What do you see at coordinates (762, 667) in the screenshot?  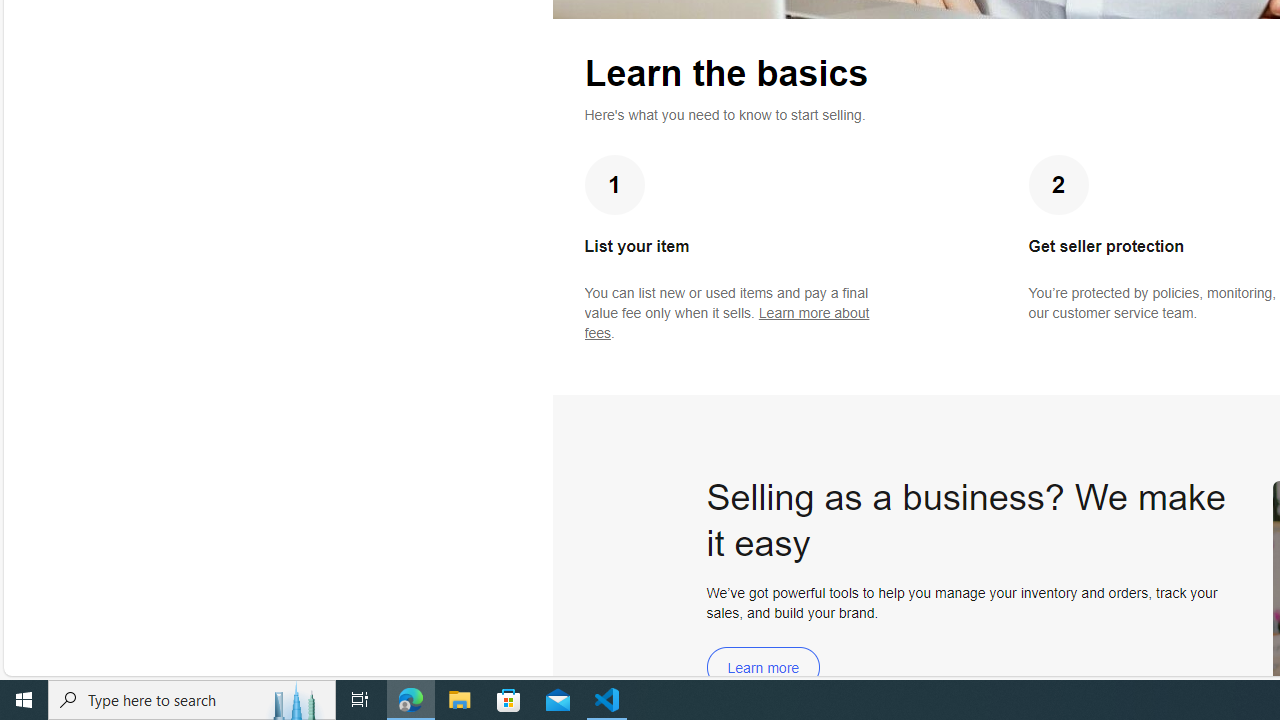 I see `'Learn more'` at bounding box center [762, 667].